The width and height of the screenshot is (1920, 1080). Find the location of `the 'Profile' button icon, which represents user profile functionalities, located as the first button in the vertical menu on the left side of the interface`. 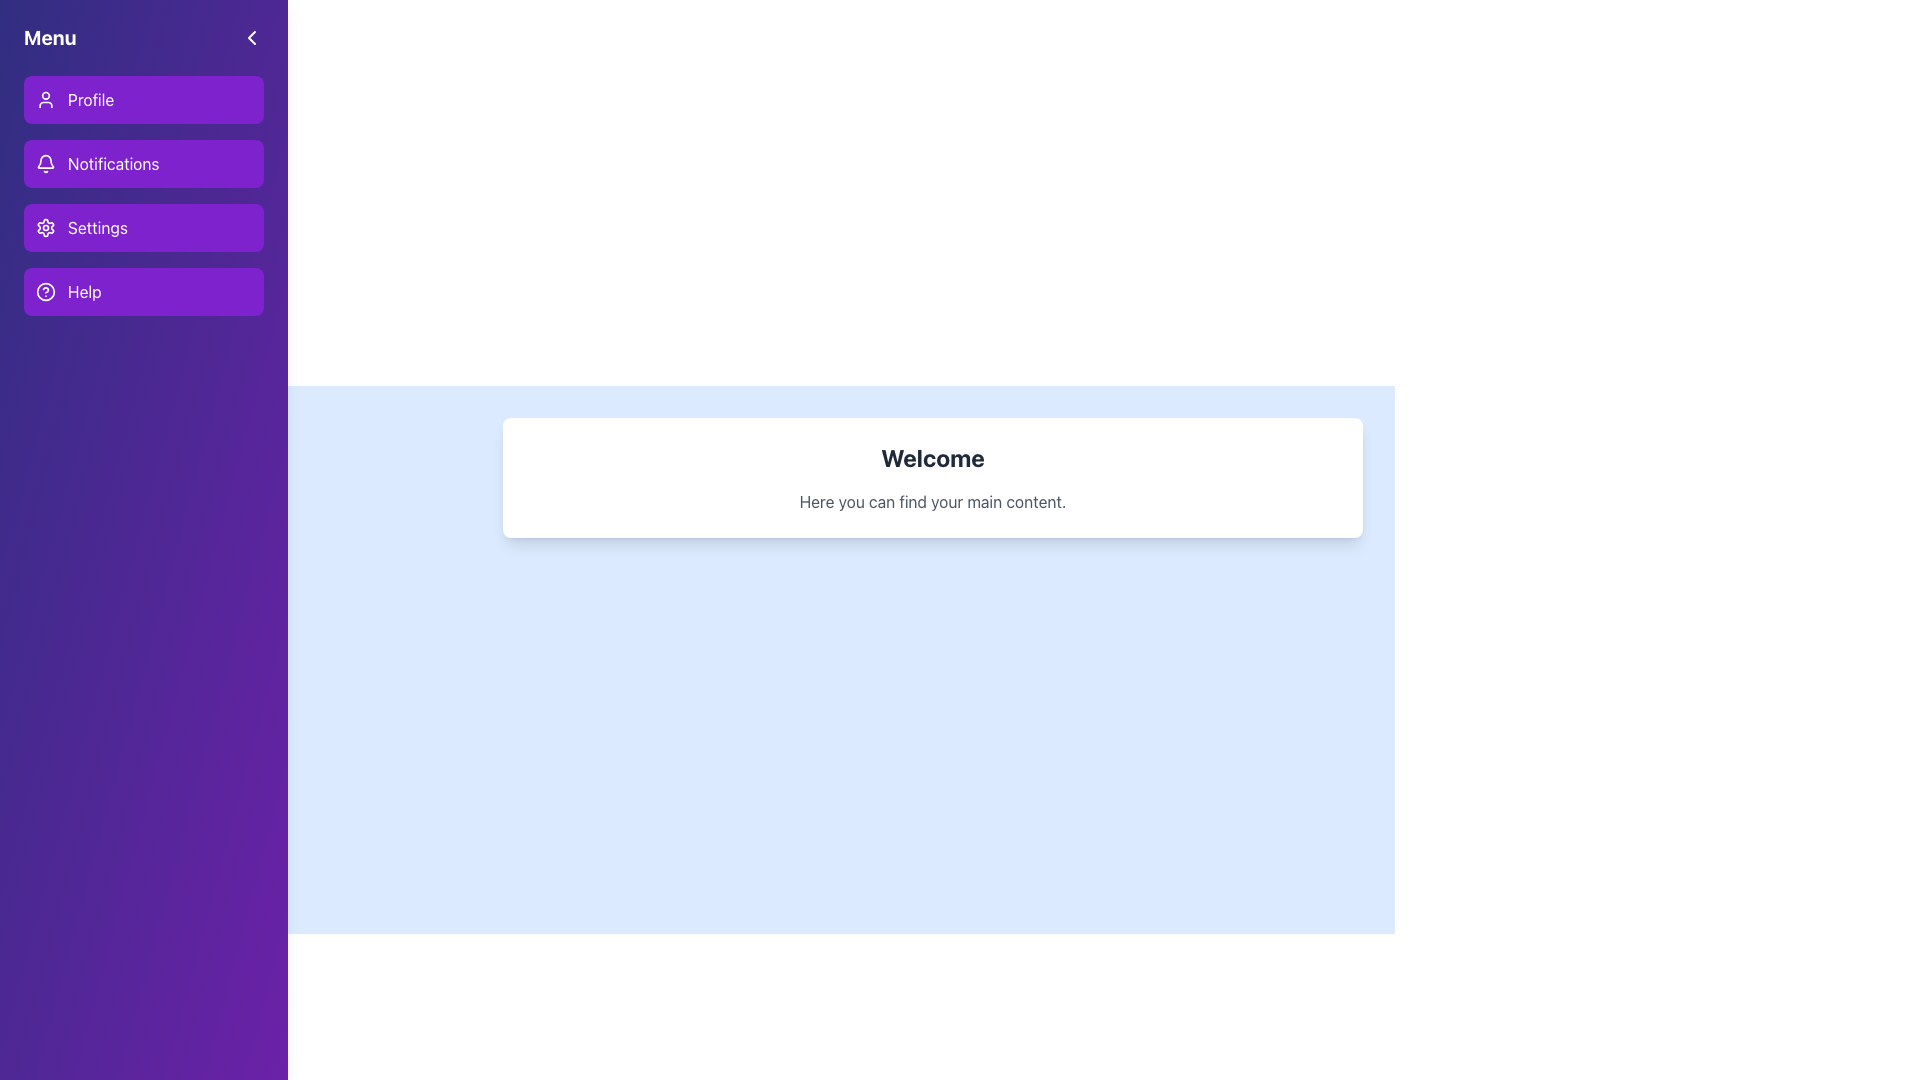

the 'Profile' button icon, which represents user profile functionalities, located as the first button in the vertical menu on the left side of the interface is located at coordinates (46, 100).